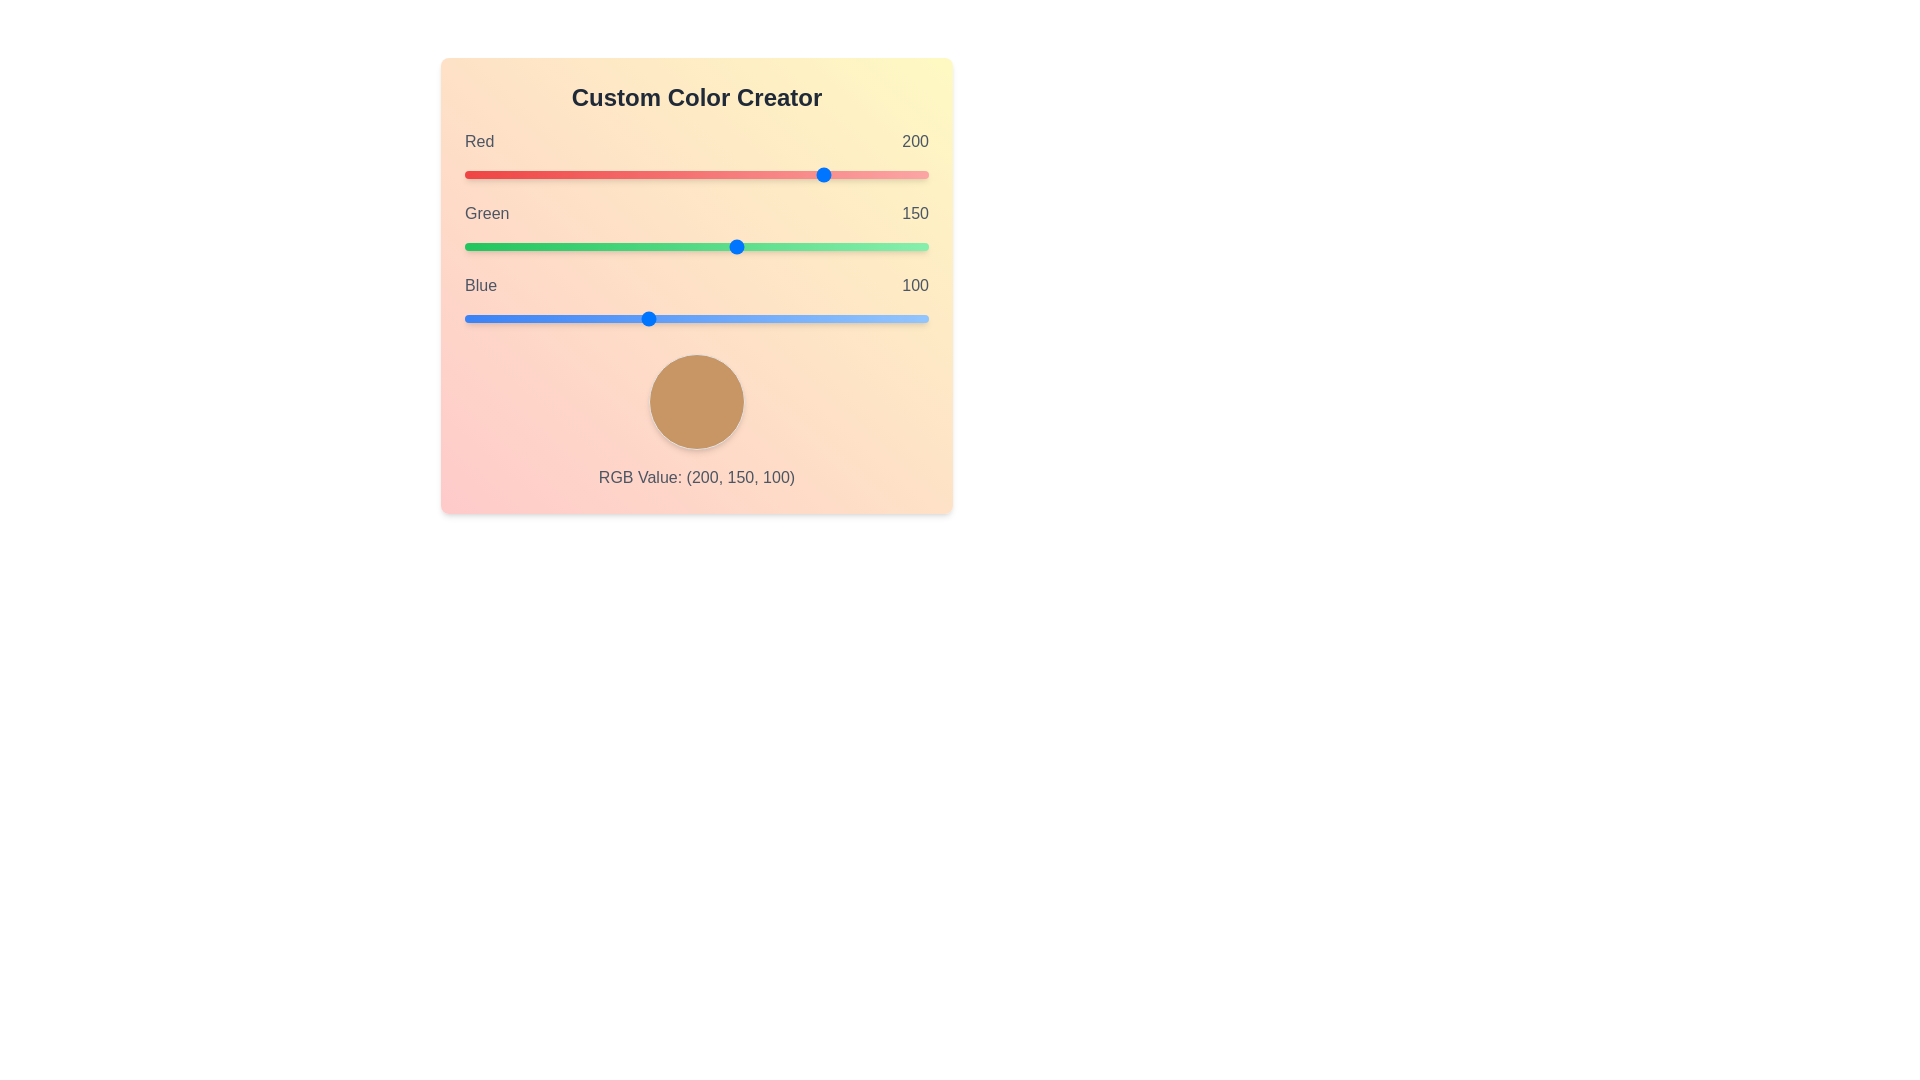  Describe the element at coordinates (657, 173) in the screenshot. I see `the red slider to set the red value to 106` at that location.